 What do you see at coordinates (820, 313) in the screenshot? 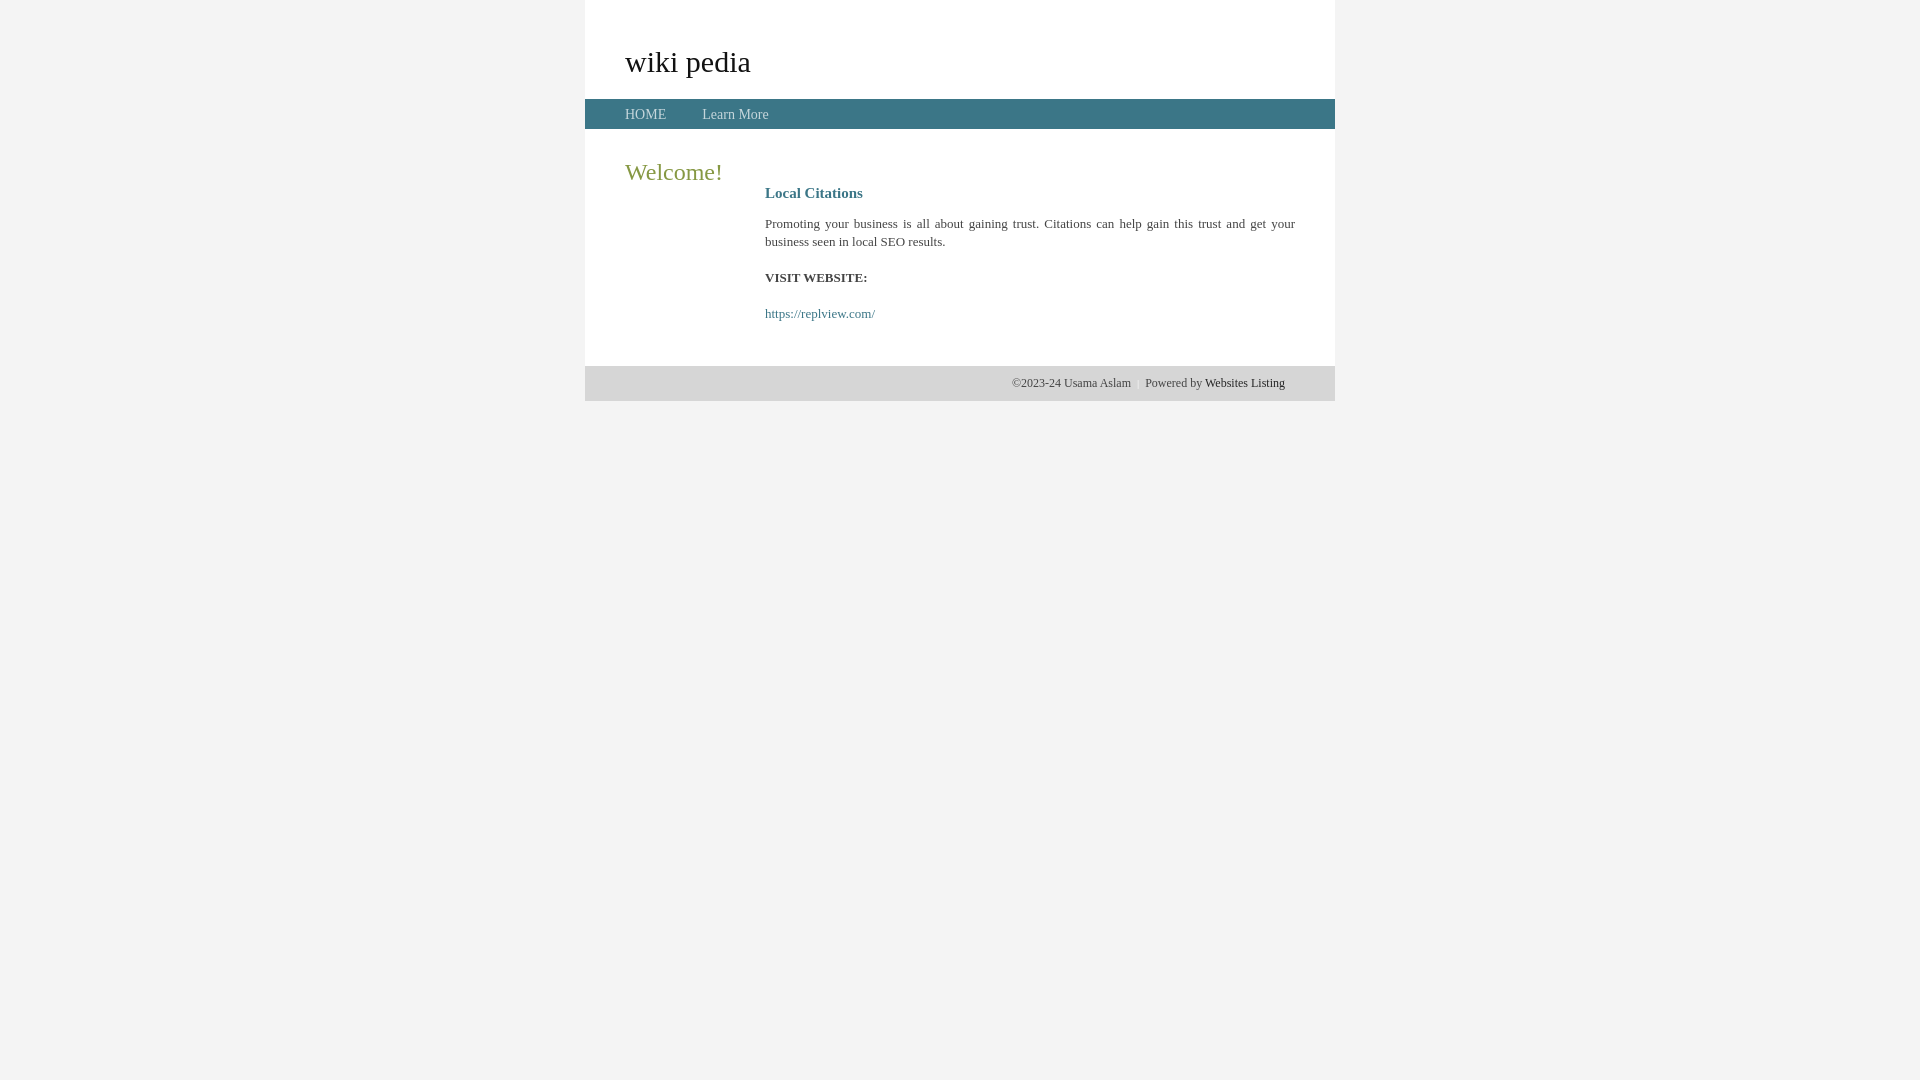
I see `'https://replview.com/'` at bounding box center [820, 313].